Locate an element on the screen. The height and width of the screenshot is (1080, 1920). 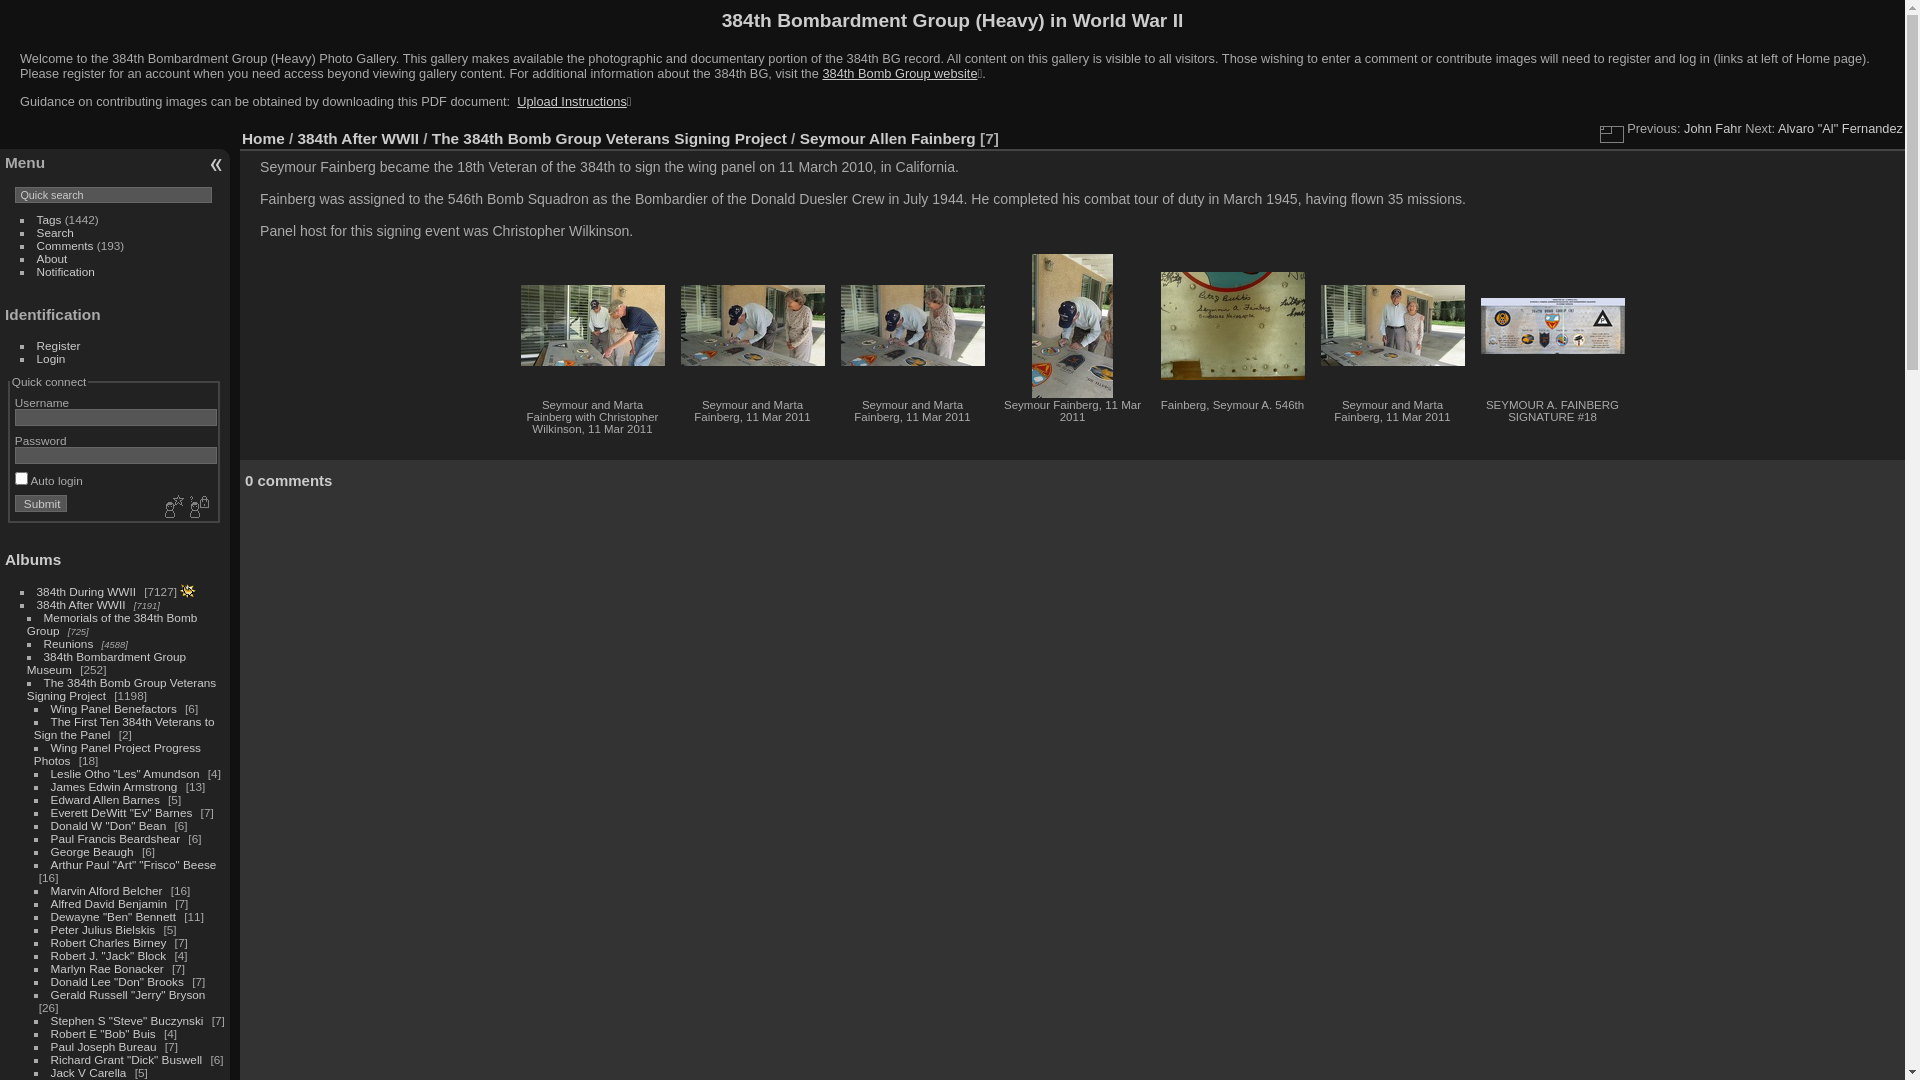
'Leslie Otho "Les" Amundson' is located at coordinates (124, 772).